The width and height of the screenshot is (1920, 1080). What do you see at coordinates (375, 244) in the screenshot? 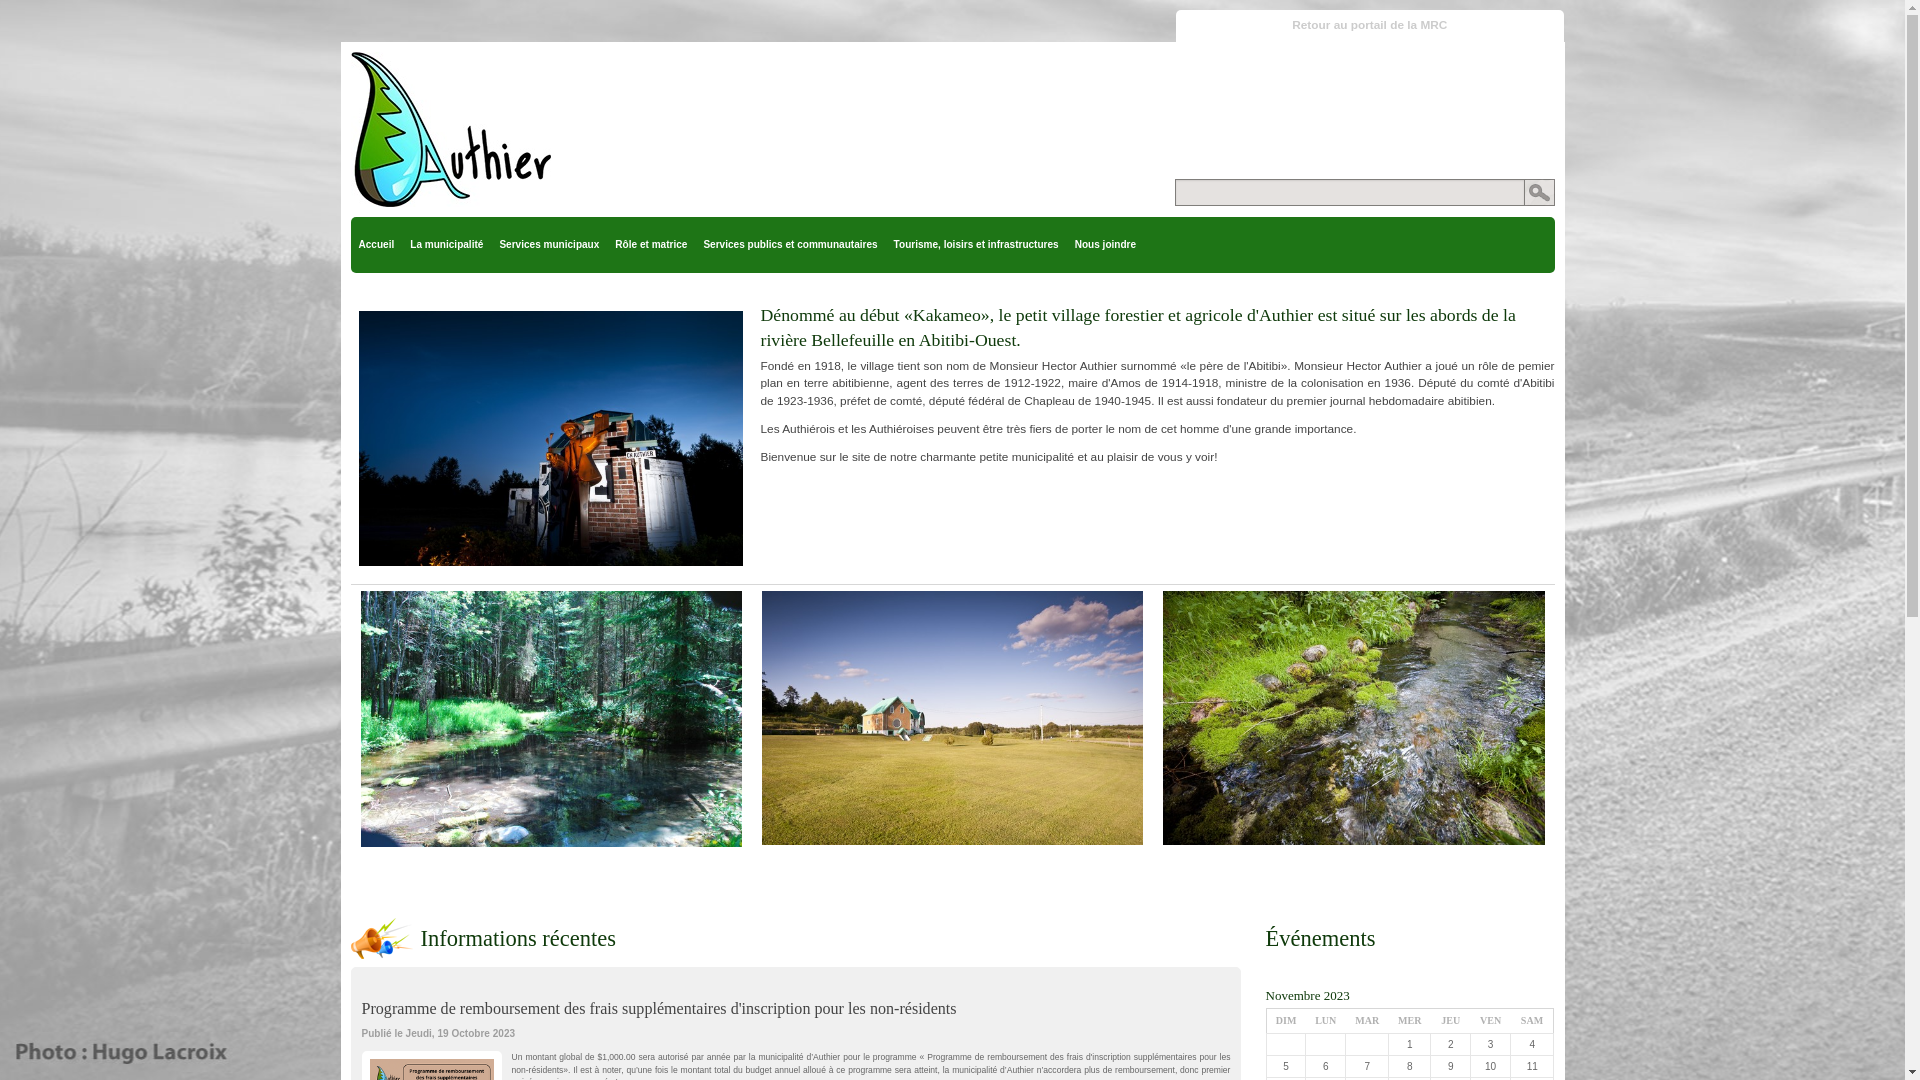
I see `'Accueil'` at bounding box center [375, 244].